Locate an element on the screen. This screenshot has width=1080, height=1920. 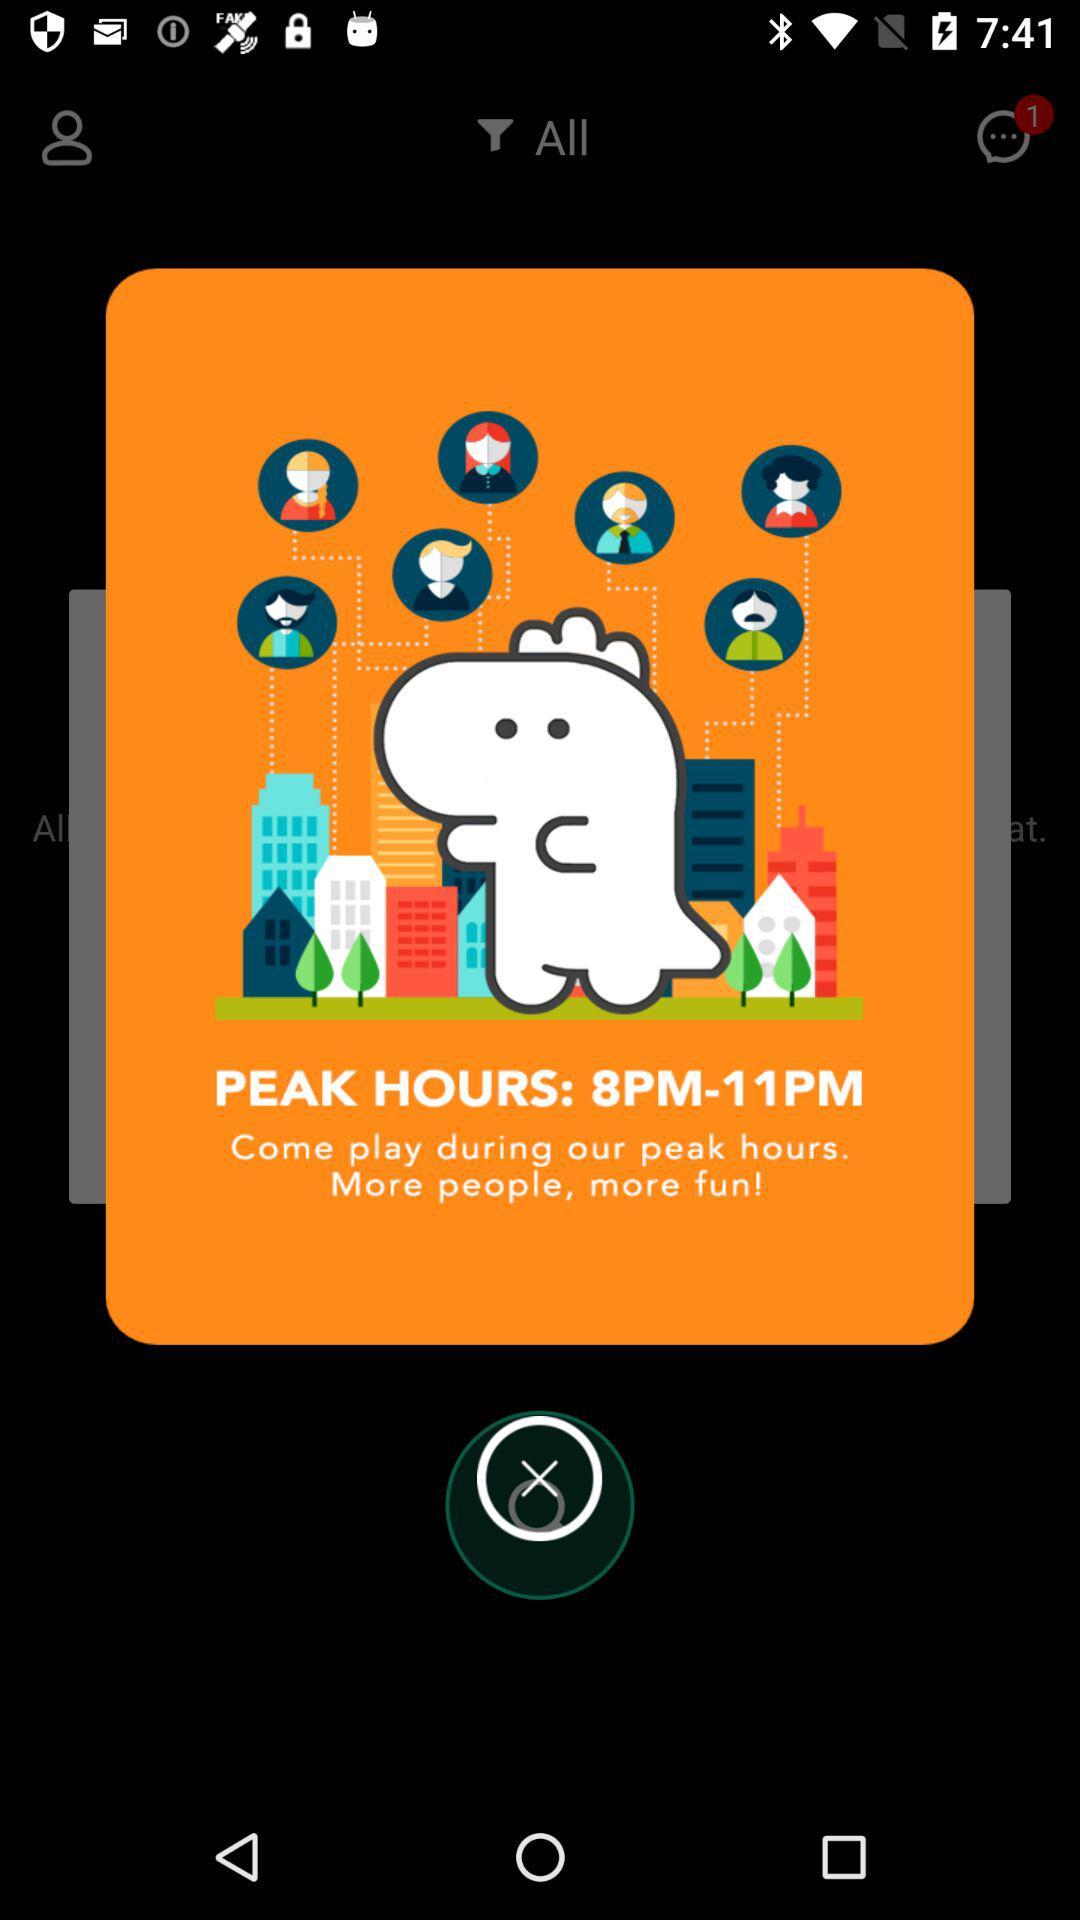
close is located at coordinates (538, 1478).